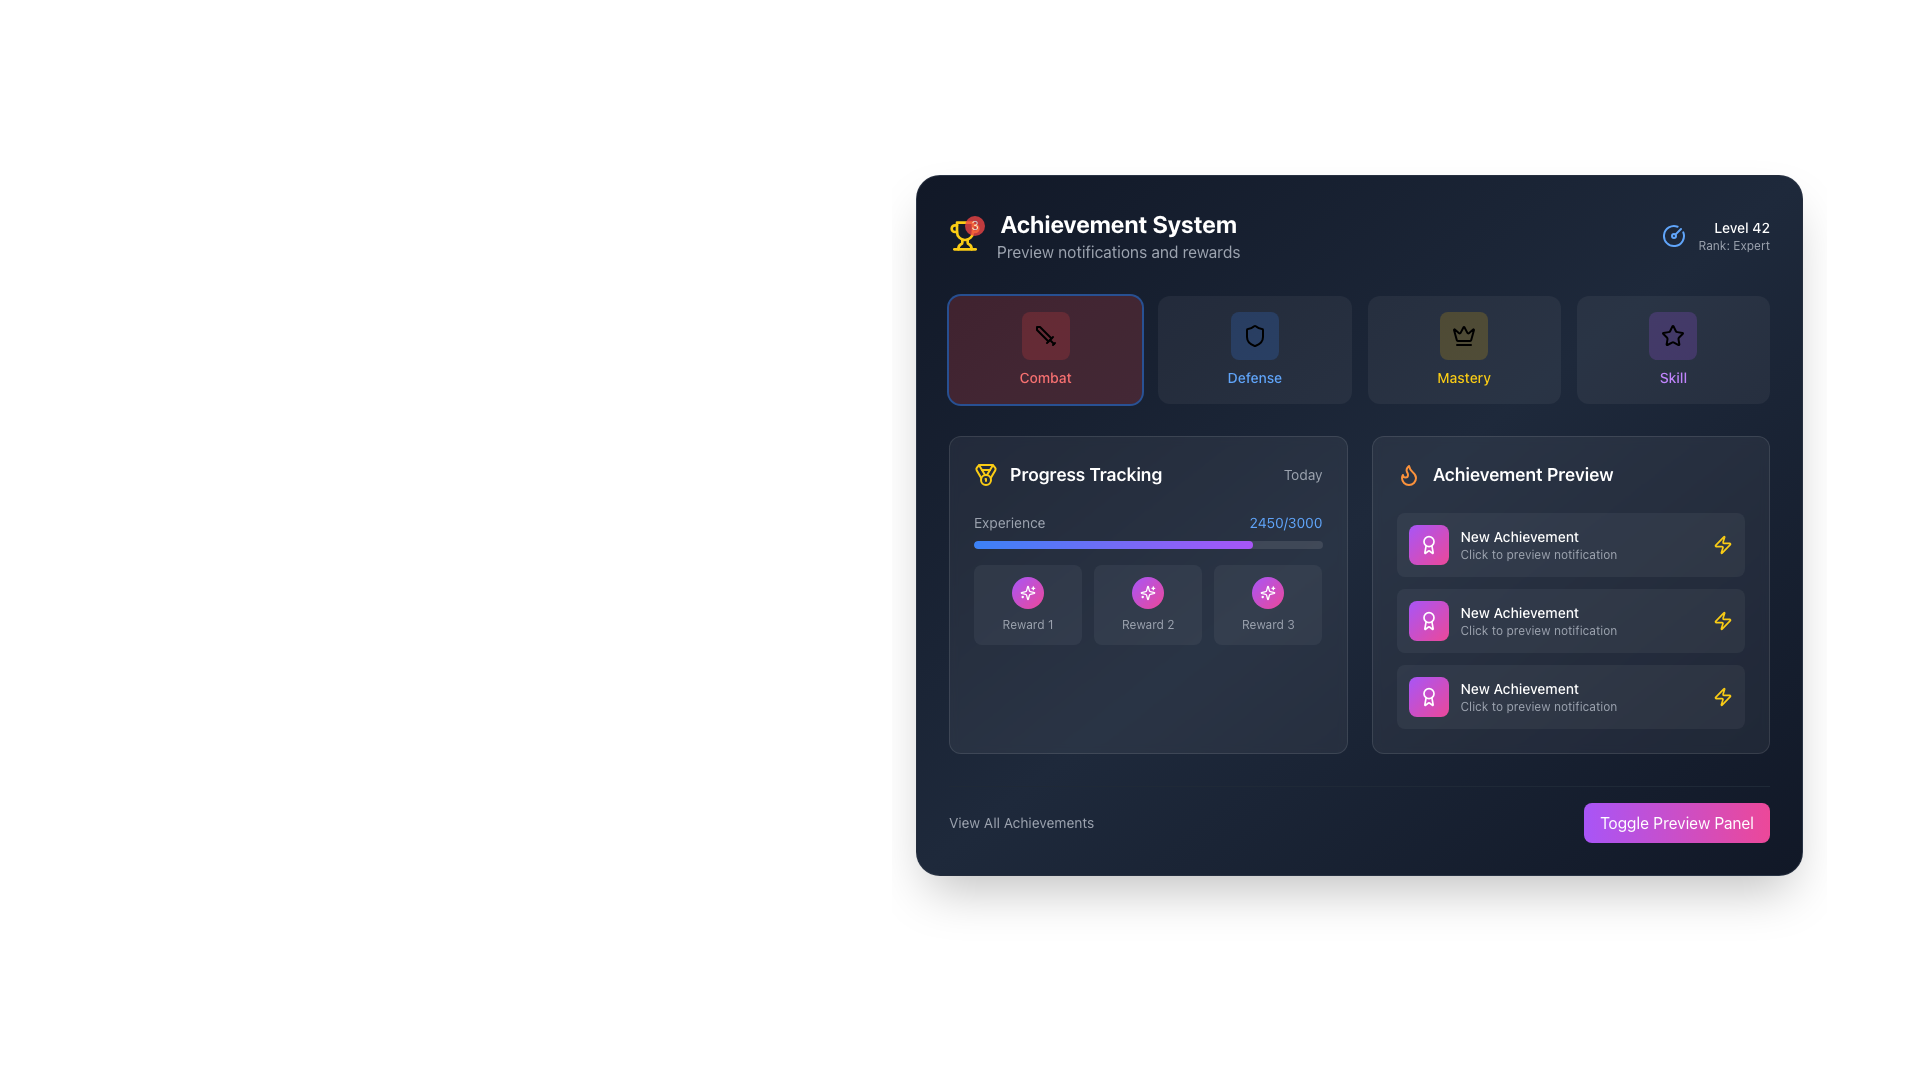  Describe the element at coordinates (1722, 696) in the screenshot. I see `the SVG Icon indicating the achievement's attribute, located on the right side of the 'Achievement Preview' section, aligned to the right of the second row` at that location.